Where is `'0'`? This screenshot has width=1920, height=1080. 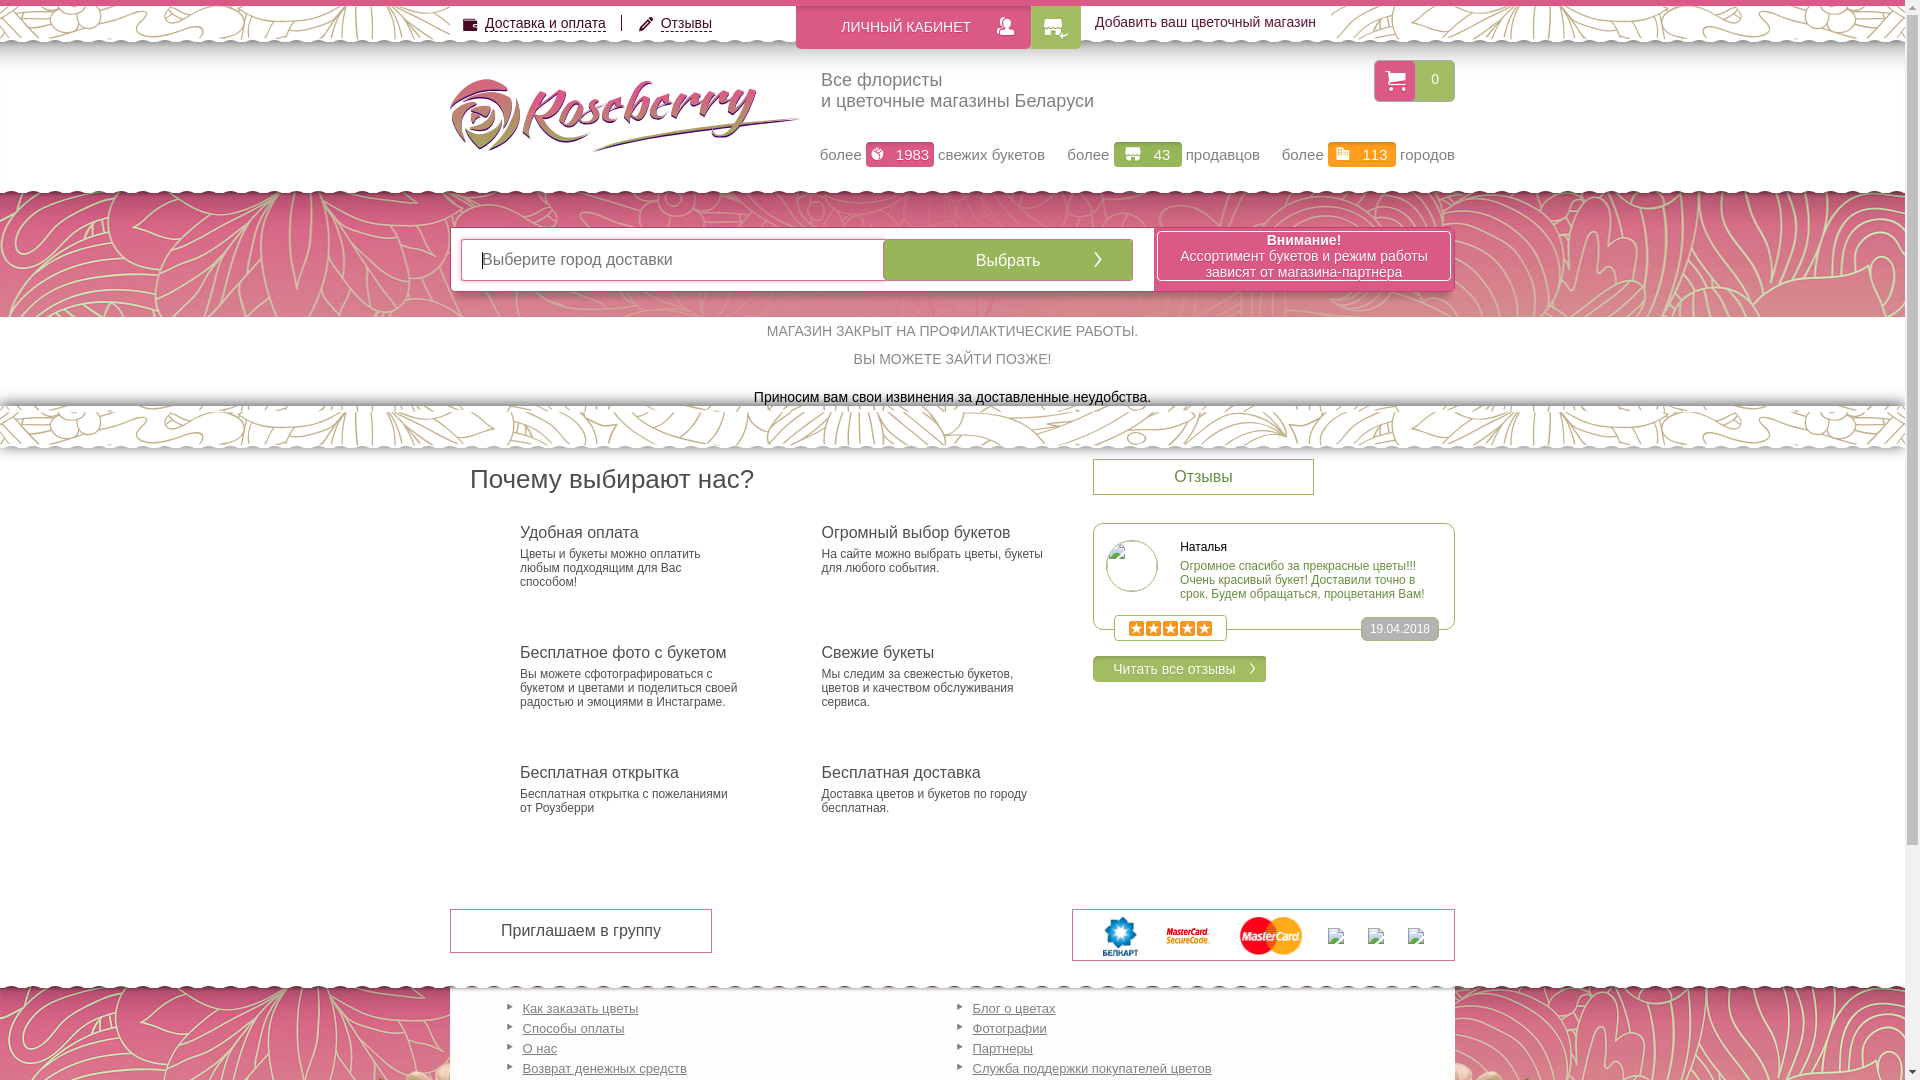
'0' is located at coordinates (1415, 77).